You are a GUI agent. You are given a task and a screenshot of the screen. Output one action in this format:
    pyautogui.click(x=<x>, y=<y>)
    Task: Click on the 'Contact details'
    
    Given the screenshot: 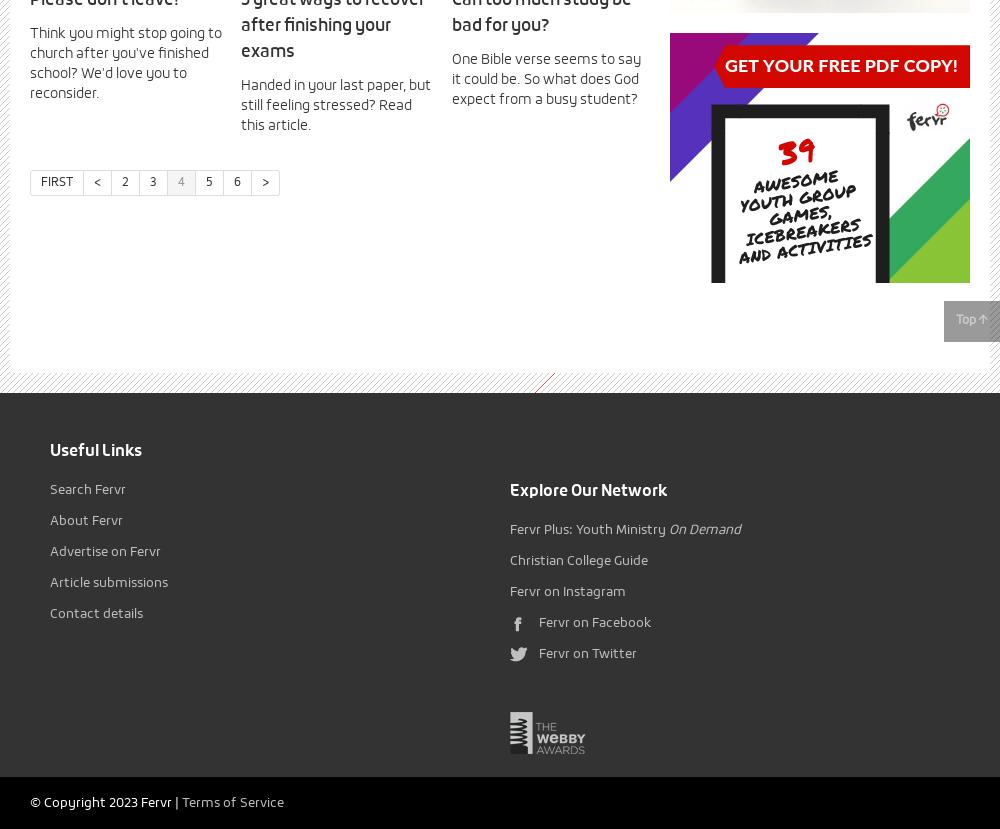 What is the action you would take?
    pyautogui.click(x=95, y=614)
    